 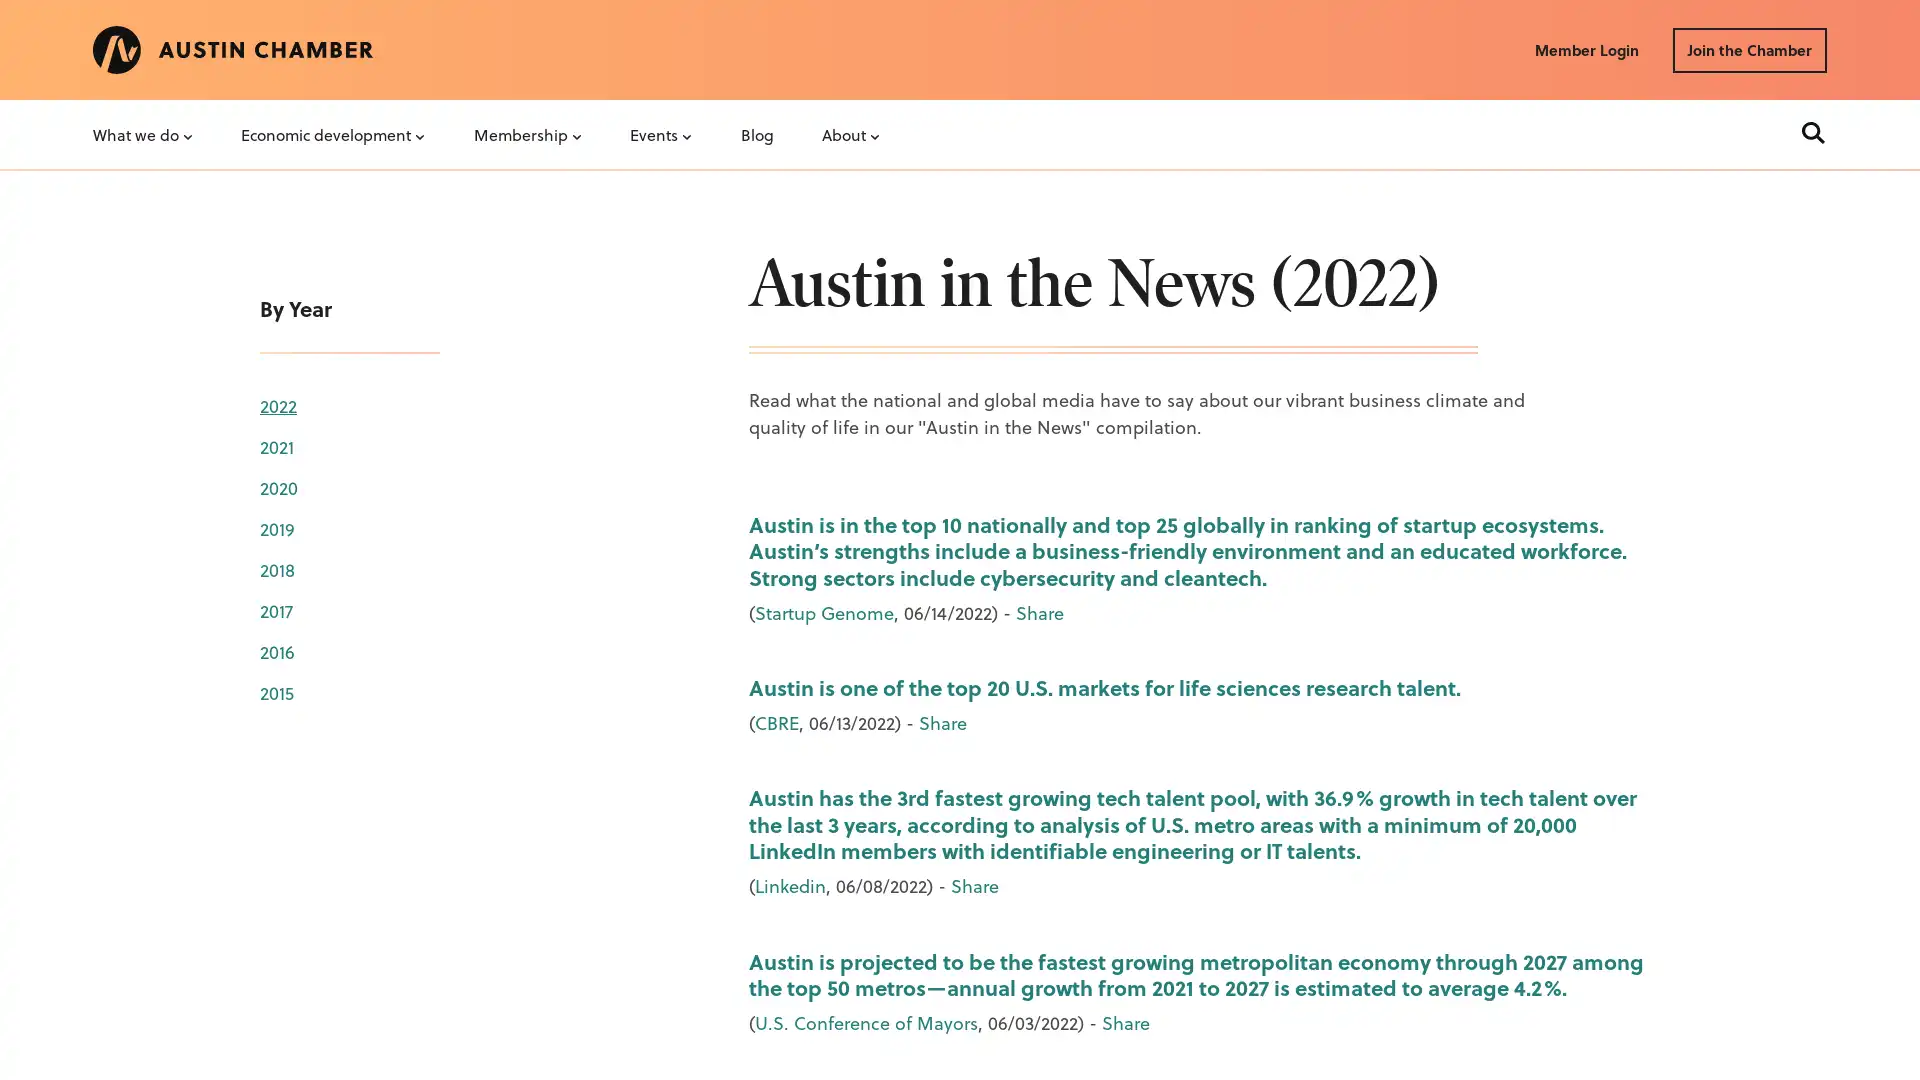 What do you see at coordinates (1813, 134) in the screenshot?
I see `Search` at bounding box center [1813, 134].